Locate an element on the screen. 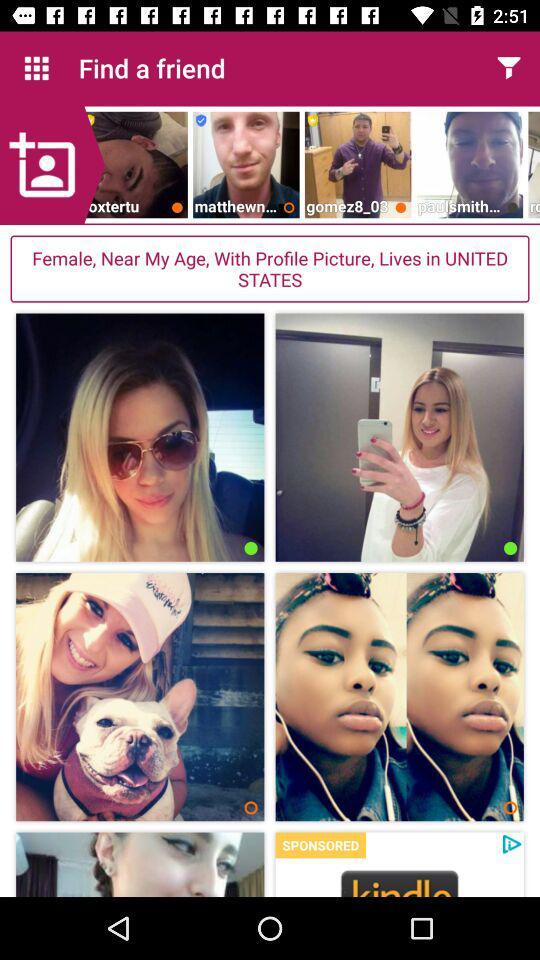 The width and height of the screenshot is (540, 960). the item below sponsored icon is located at coordinates (399, 881).